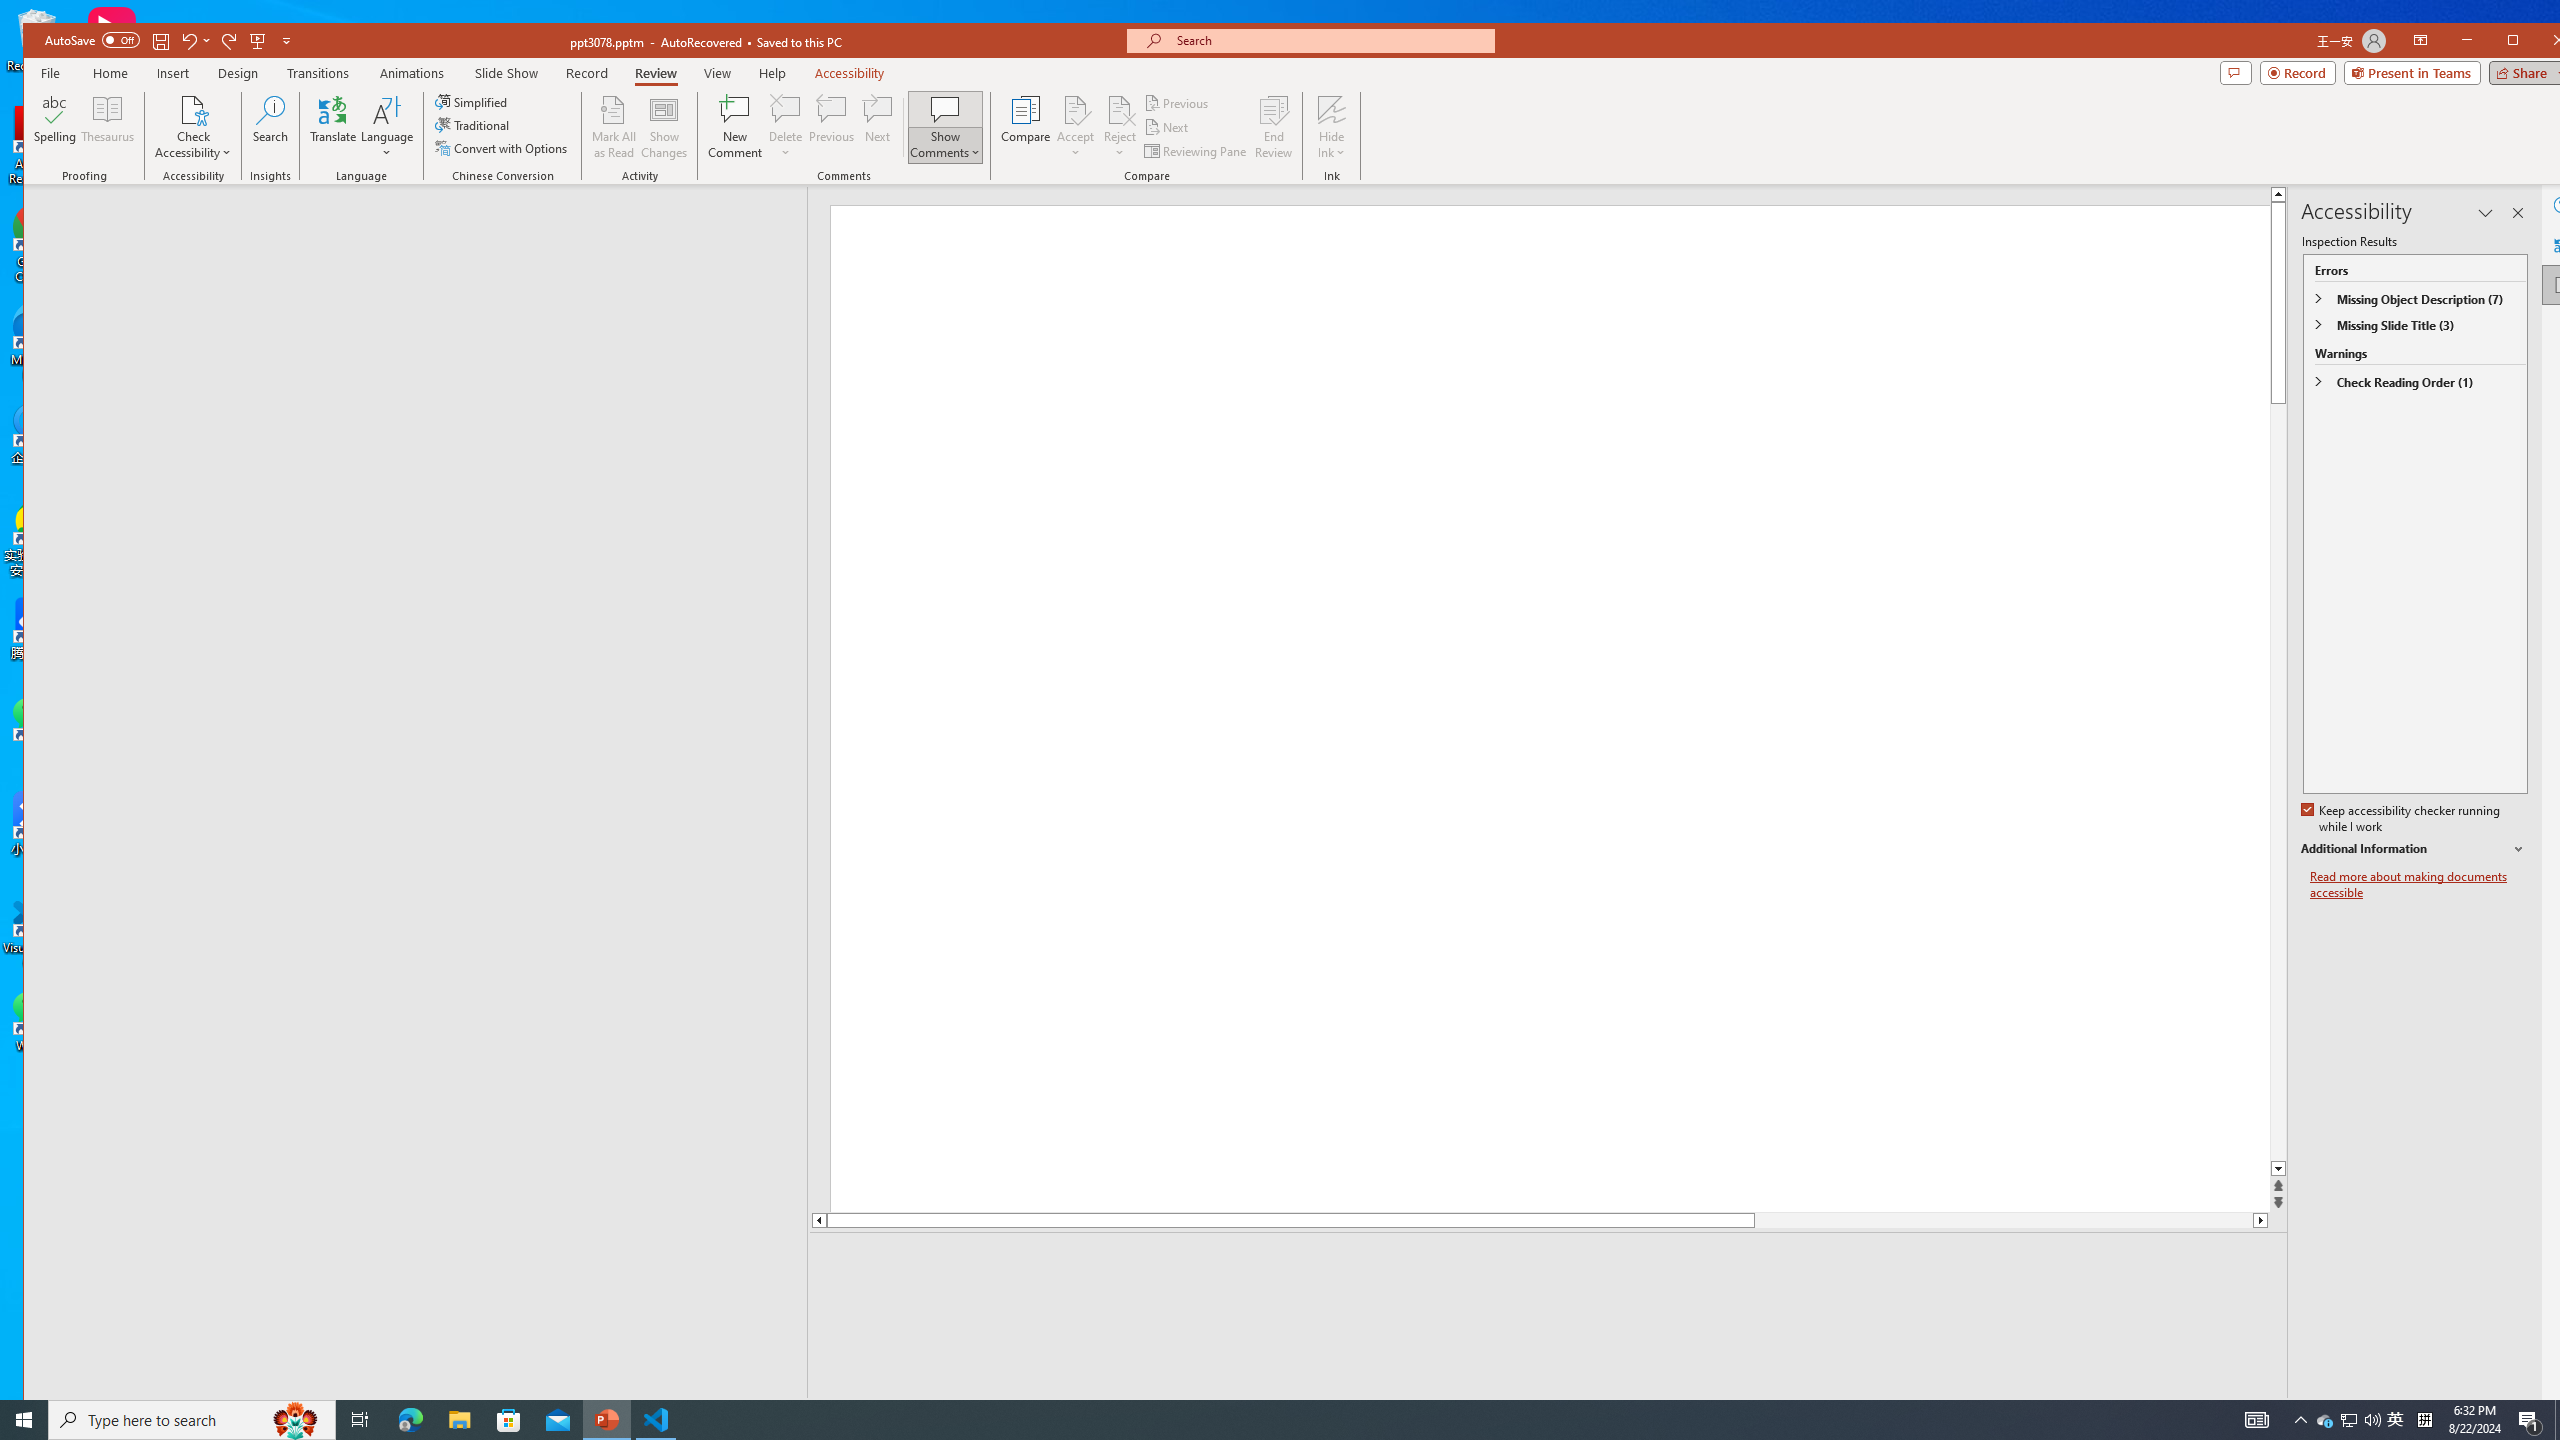  What do you see at coordinates (1076, 126) in the screenshot?
I see `'Accept'` at bounding box center [1076, 126].